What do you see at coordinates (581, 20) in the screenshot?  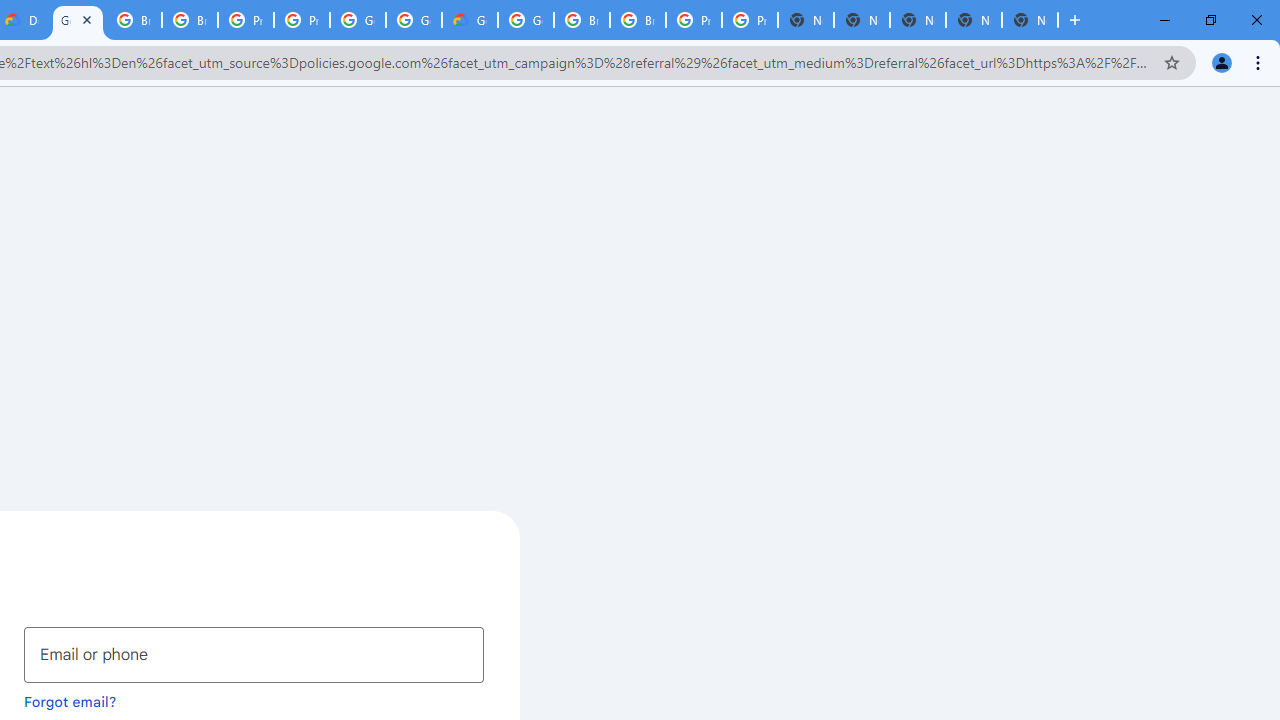 I see `'Browse Chrome as a guest - Computer - Google Chrome Help'` at bounding box center [581, 20].